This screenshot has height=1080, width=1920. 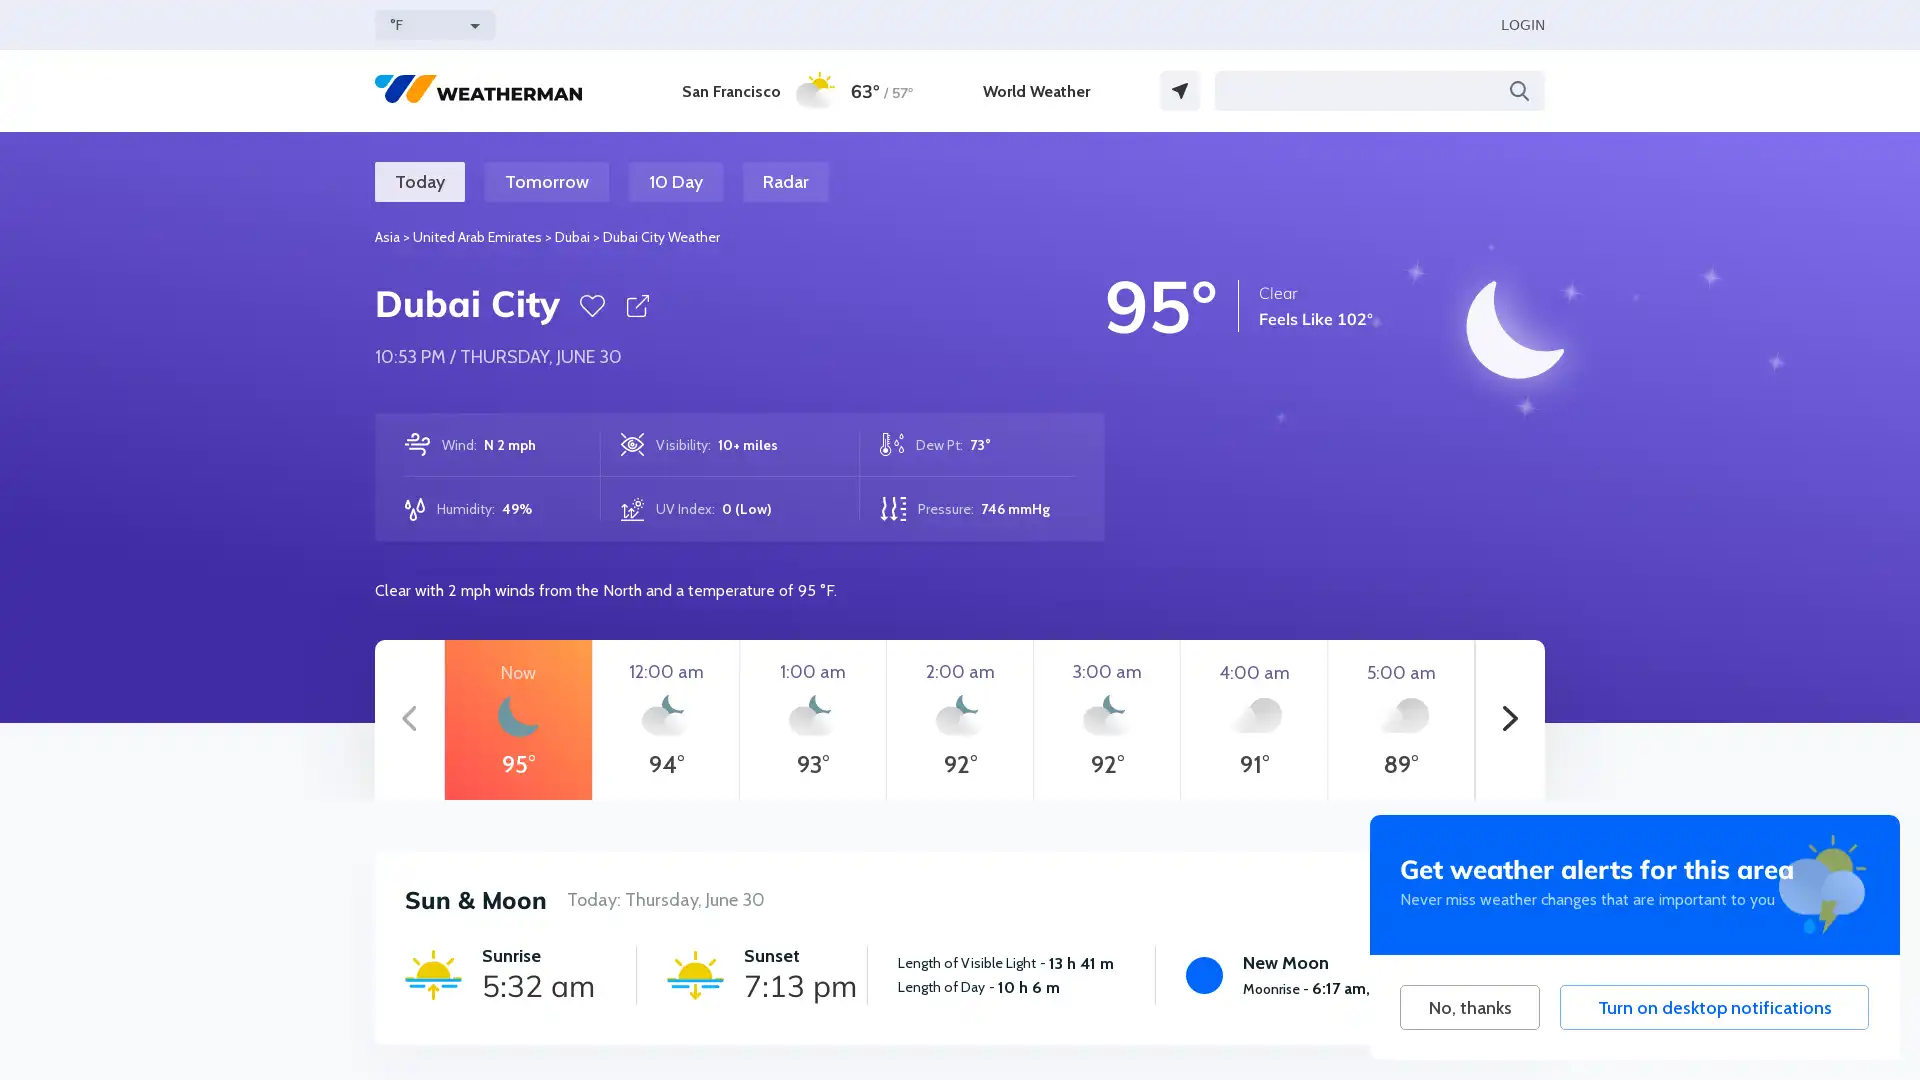 What do you see at coordinates (408, 720) in the screenshot?
I see `Previous hours` at bounding box center [408, 720].